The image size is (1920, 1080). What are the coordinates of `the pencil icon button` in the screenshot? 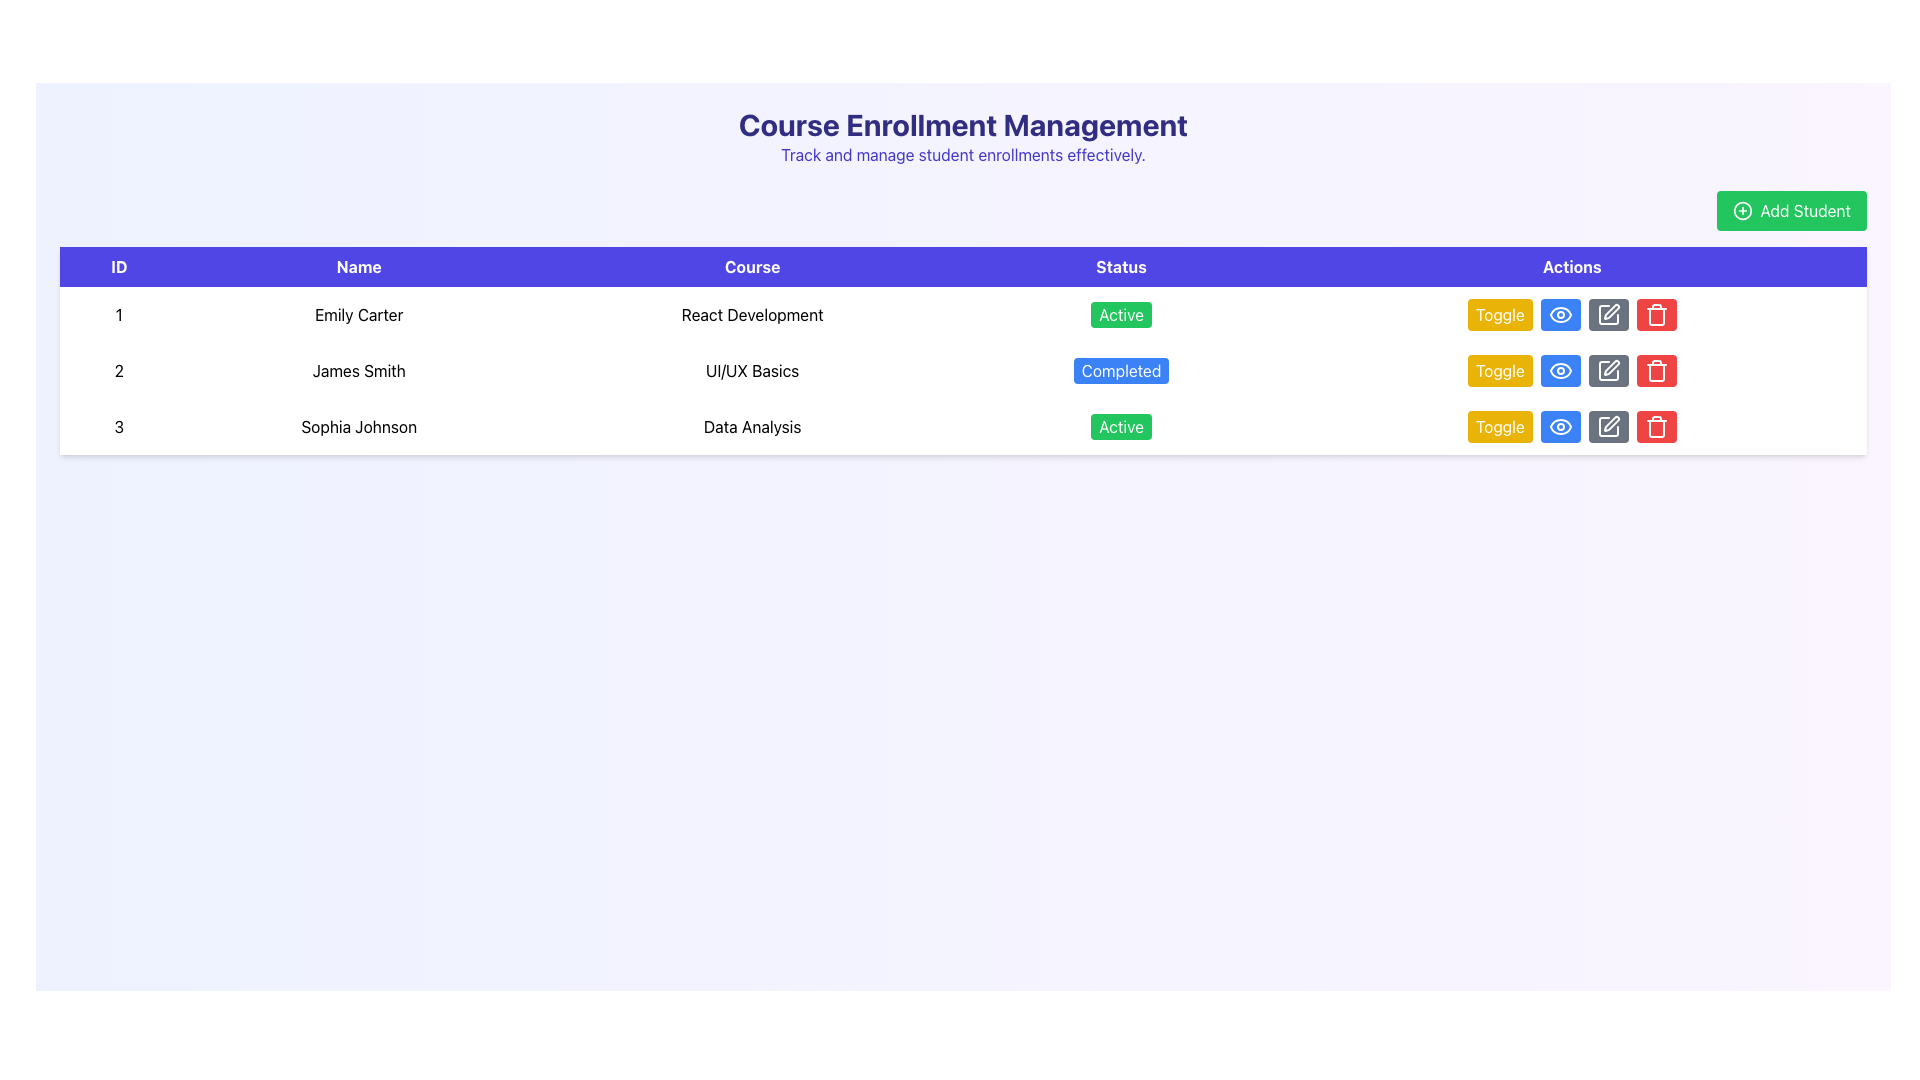 It's located at (1611, 423).